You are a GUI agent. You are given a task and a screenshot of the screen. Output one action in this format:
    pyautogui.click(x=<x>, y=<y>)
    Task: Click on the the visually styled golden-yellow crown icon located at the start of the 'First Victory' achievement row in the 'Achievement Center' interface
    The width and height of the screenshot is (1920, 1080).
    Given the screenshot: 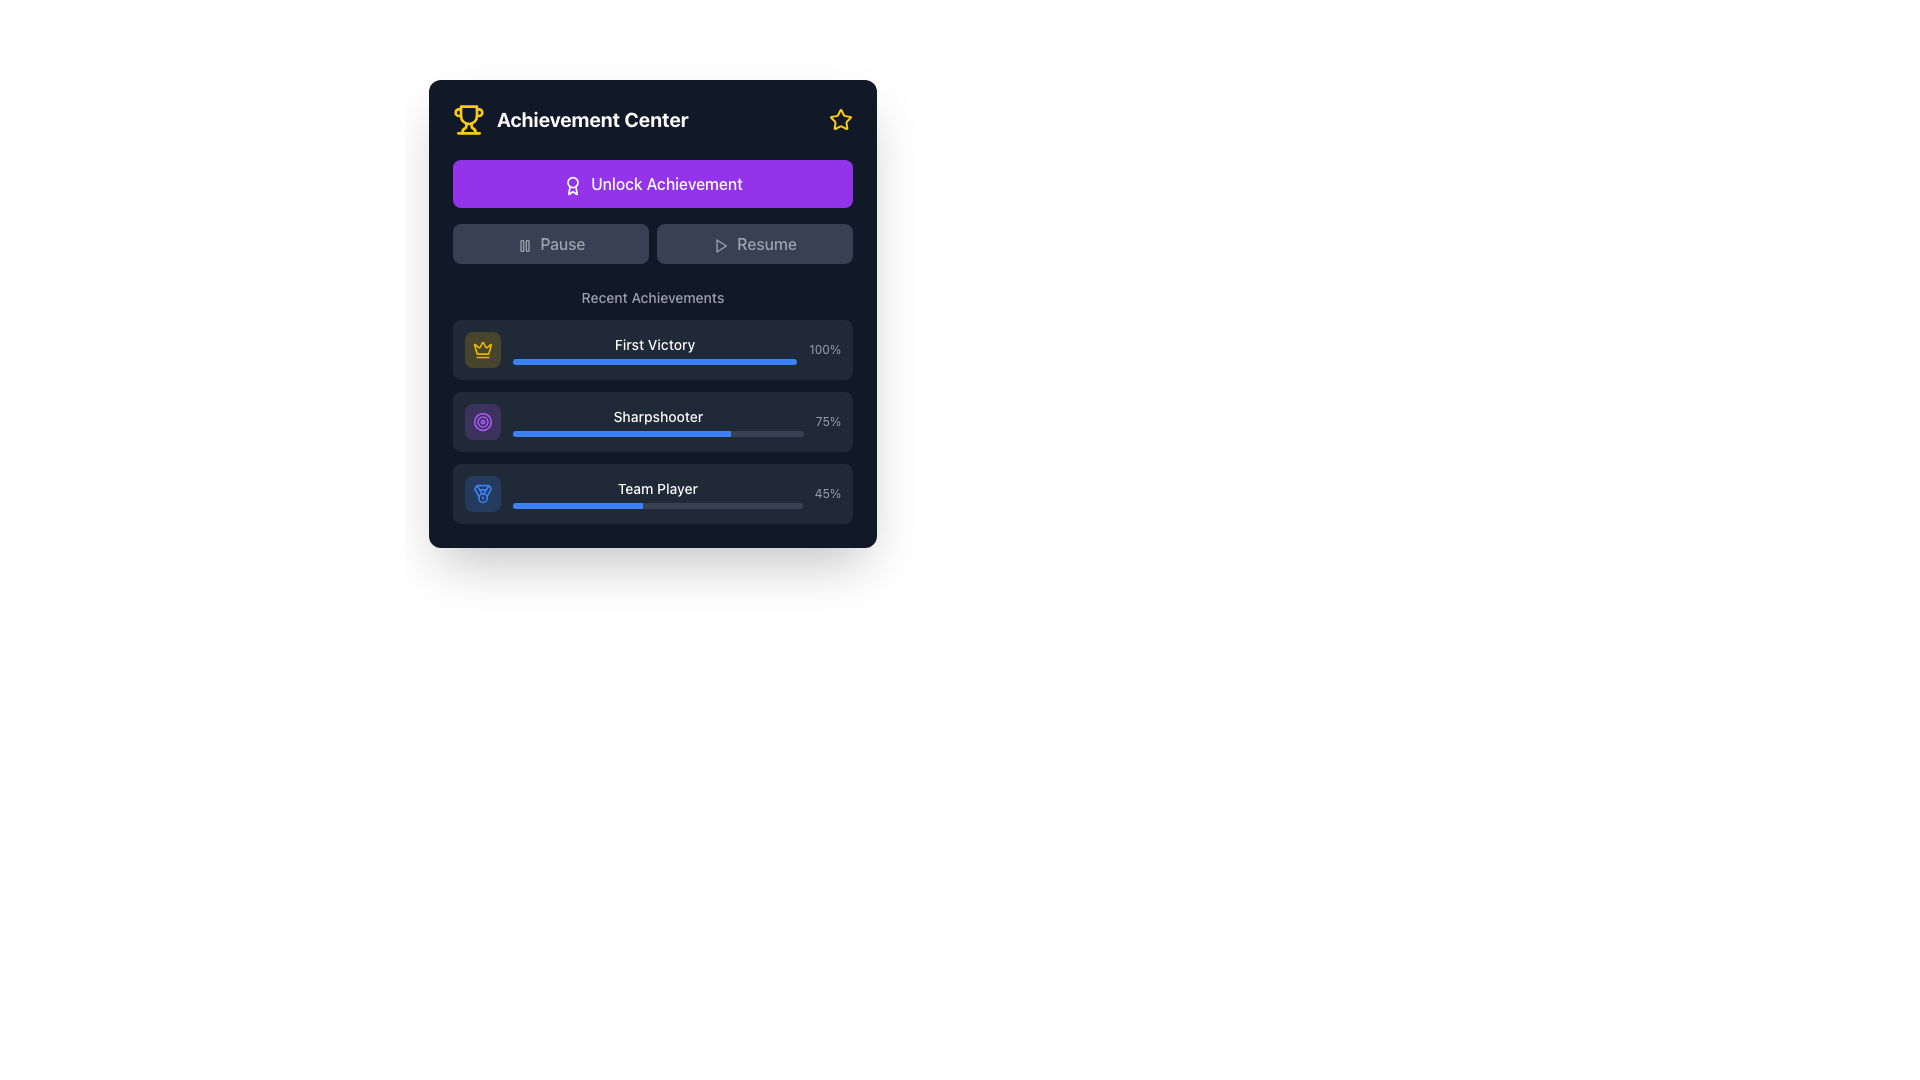 What is the action you would take?
    pyautogui.click(x=483, y=347)
    